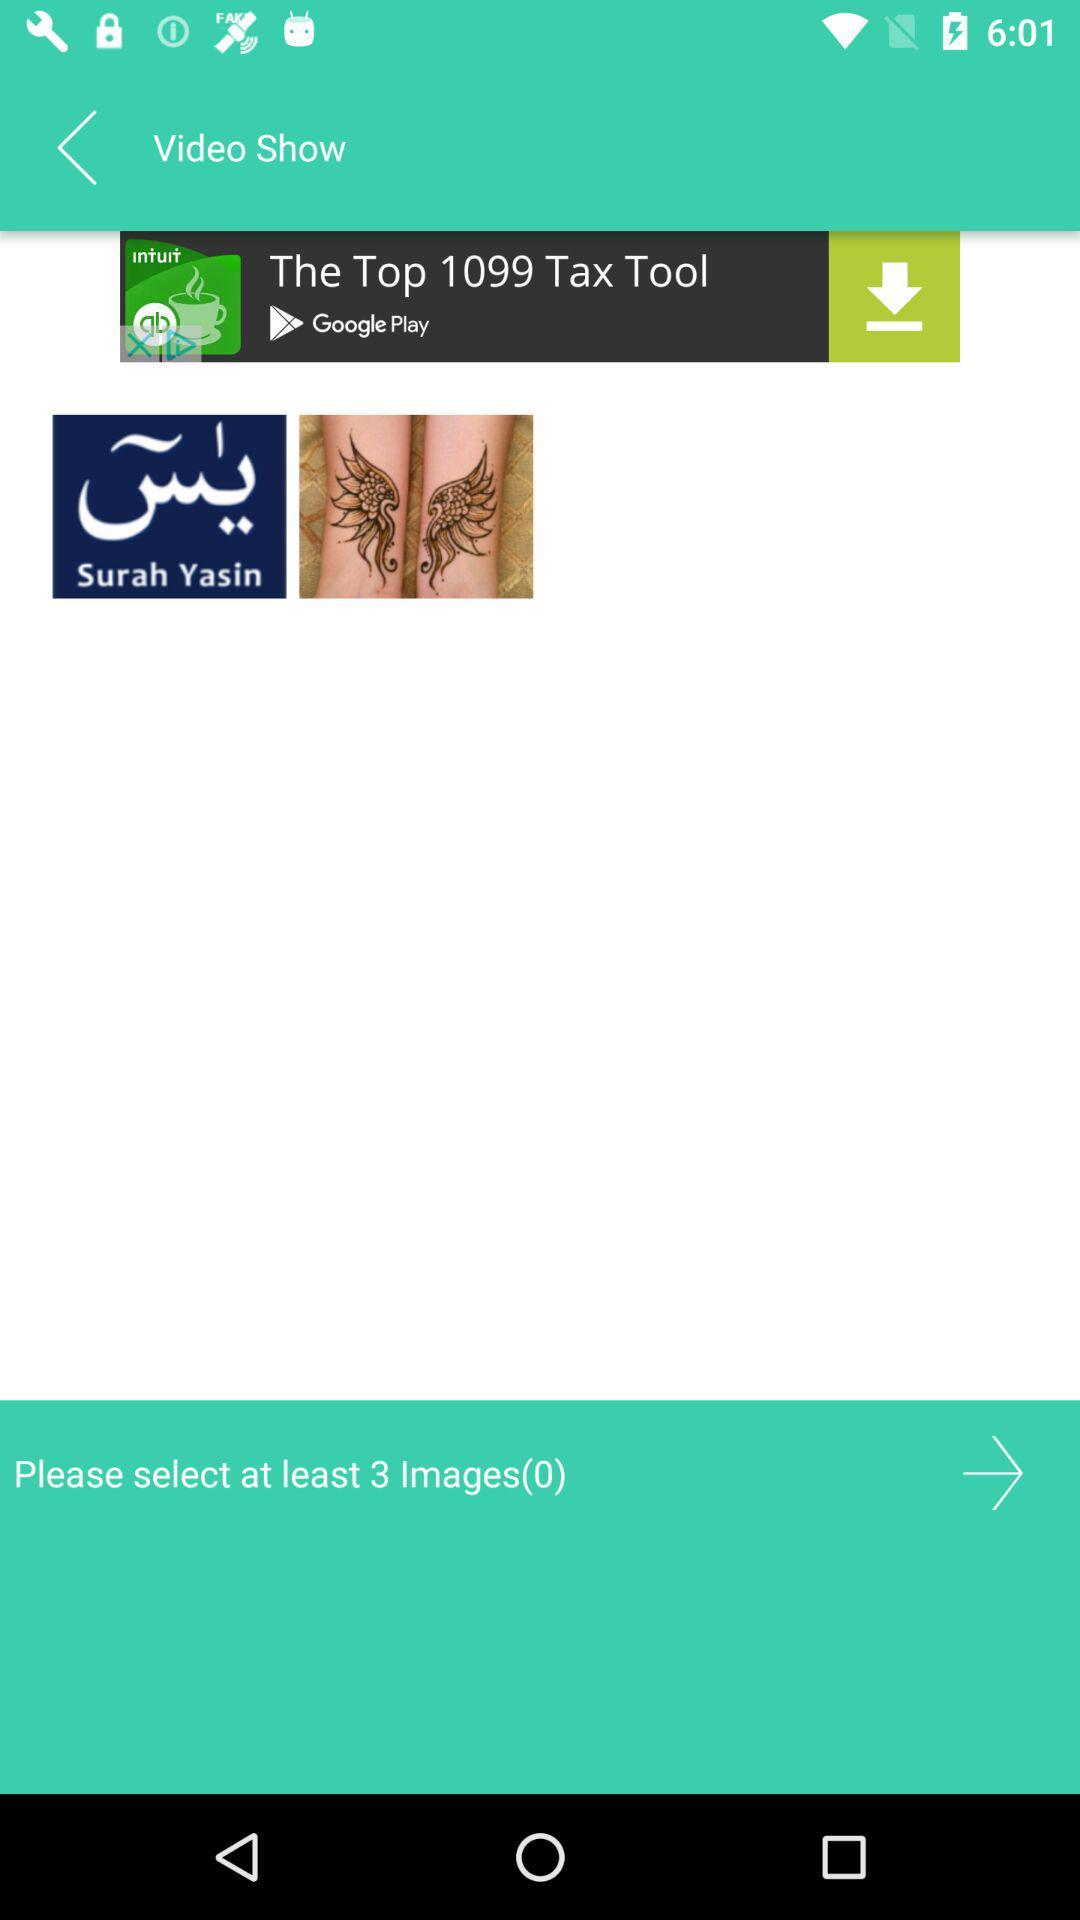 The height and width of the screenshot is (1920, 1080). I want to click on advertisement, so click(540, 295).